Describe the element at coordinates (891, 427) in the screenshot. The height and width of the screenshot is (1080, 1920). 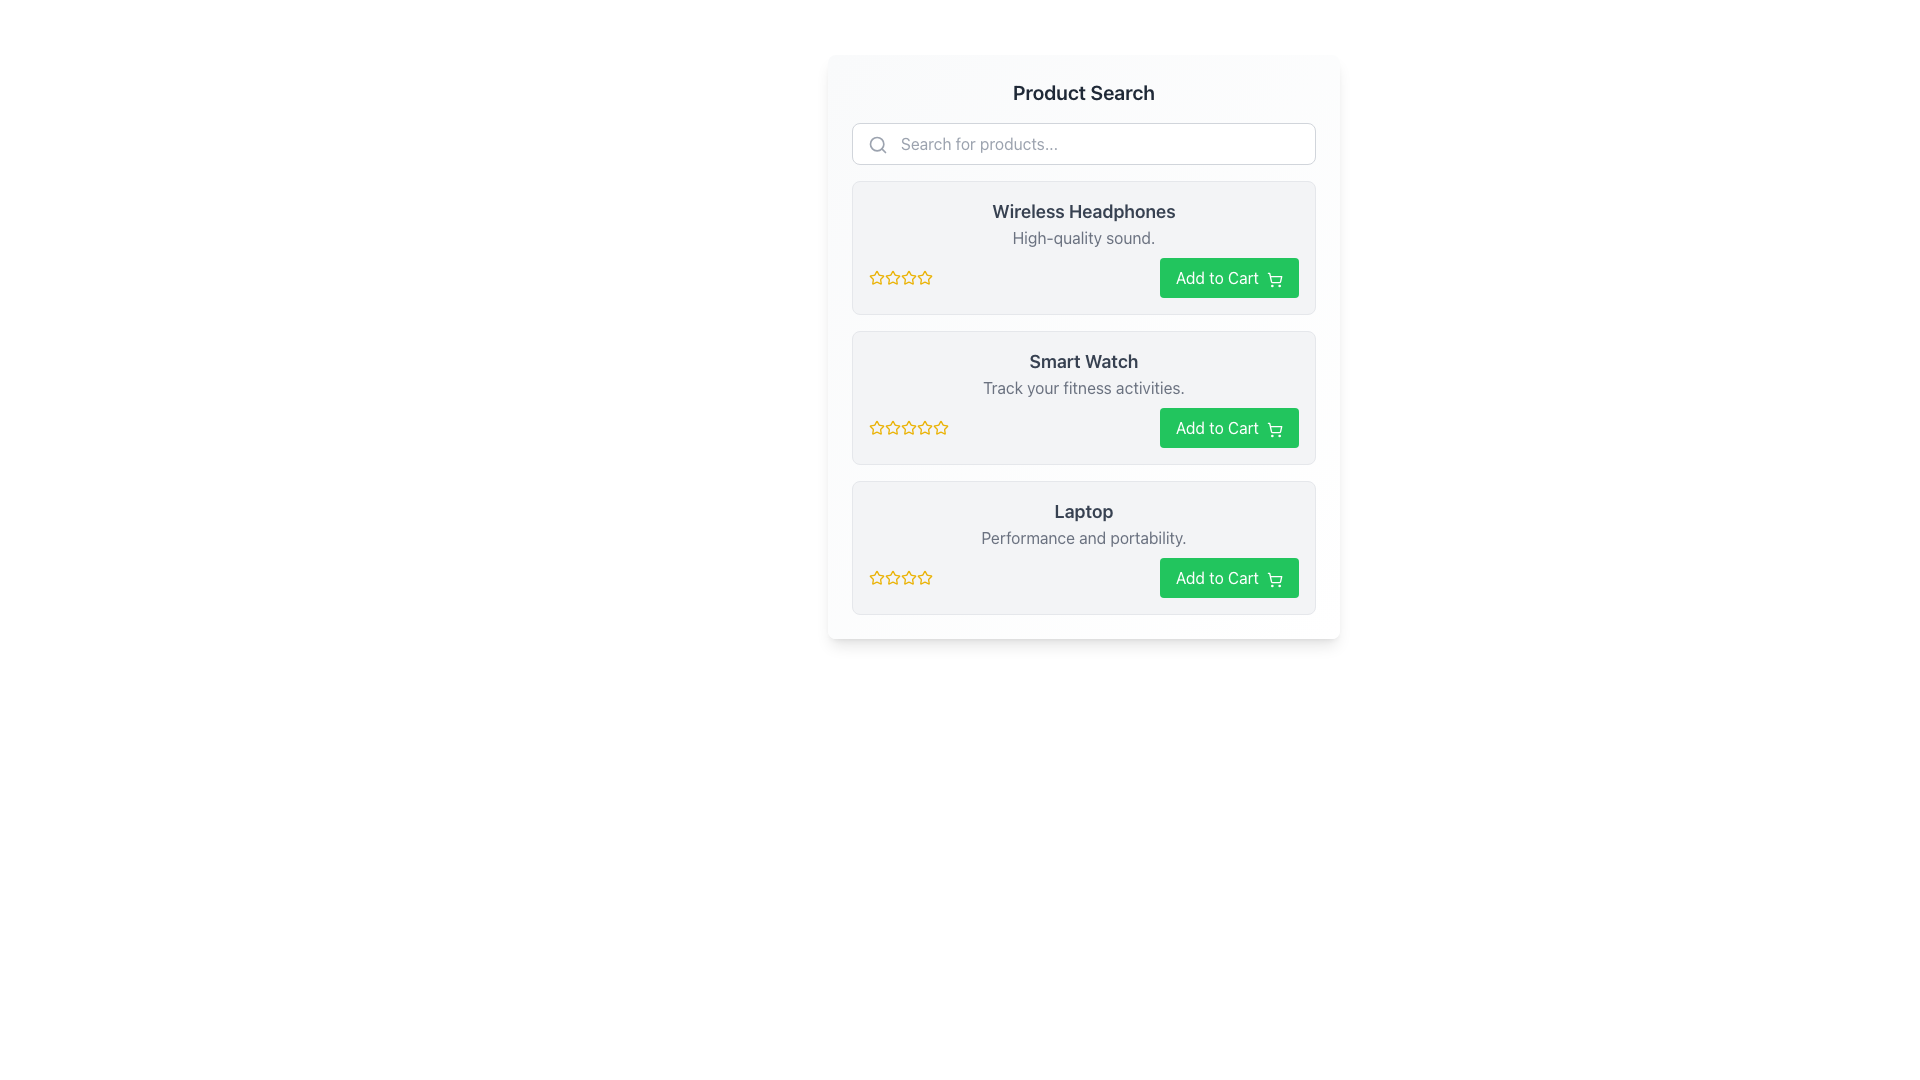
I see `the third yellow star icon in the rating component of the 'Smart Watch' product card` at that location.